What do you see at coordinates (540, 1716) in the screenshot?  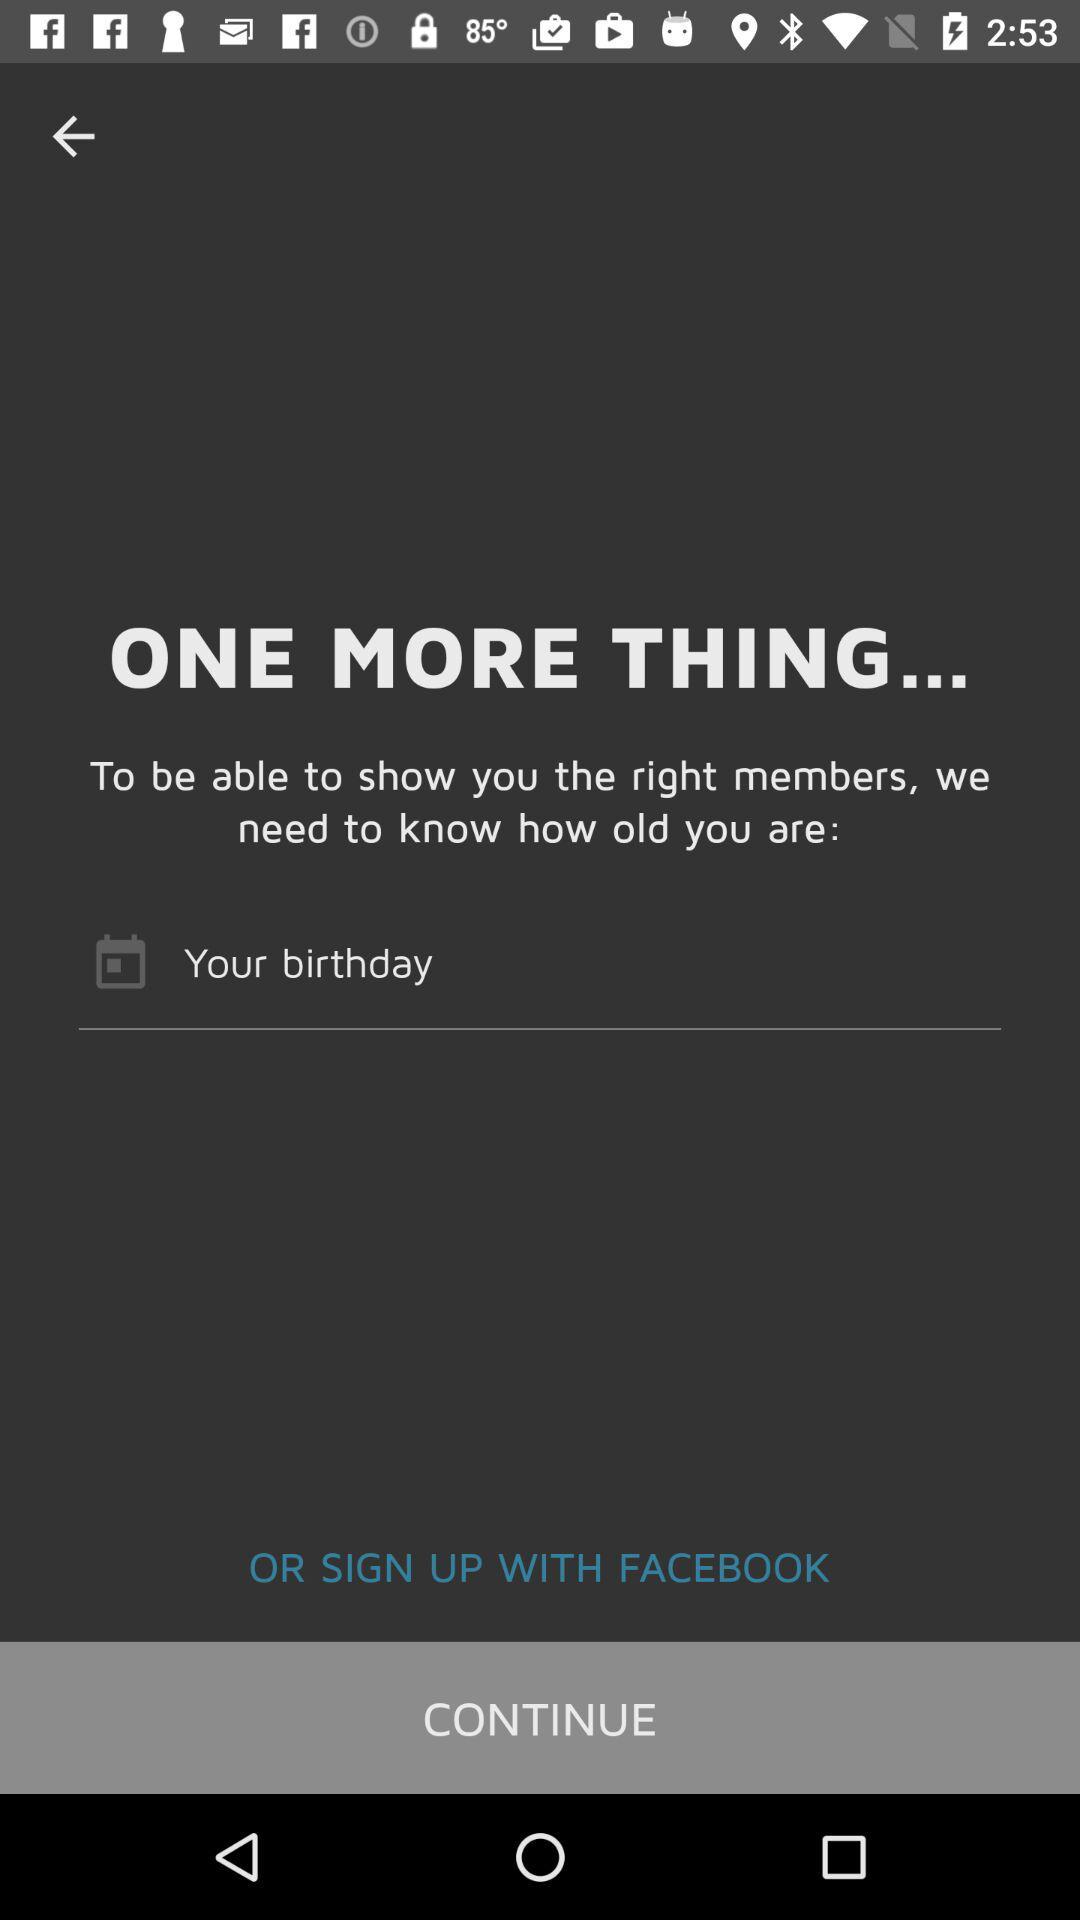 I see `icon below or sign up icon` at bounding box center [540, 1716].